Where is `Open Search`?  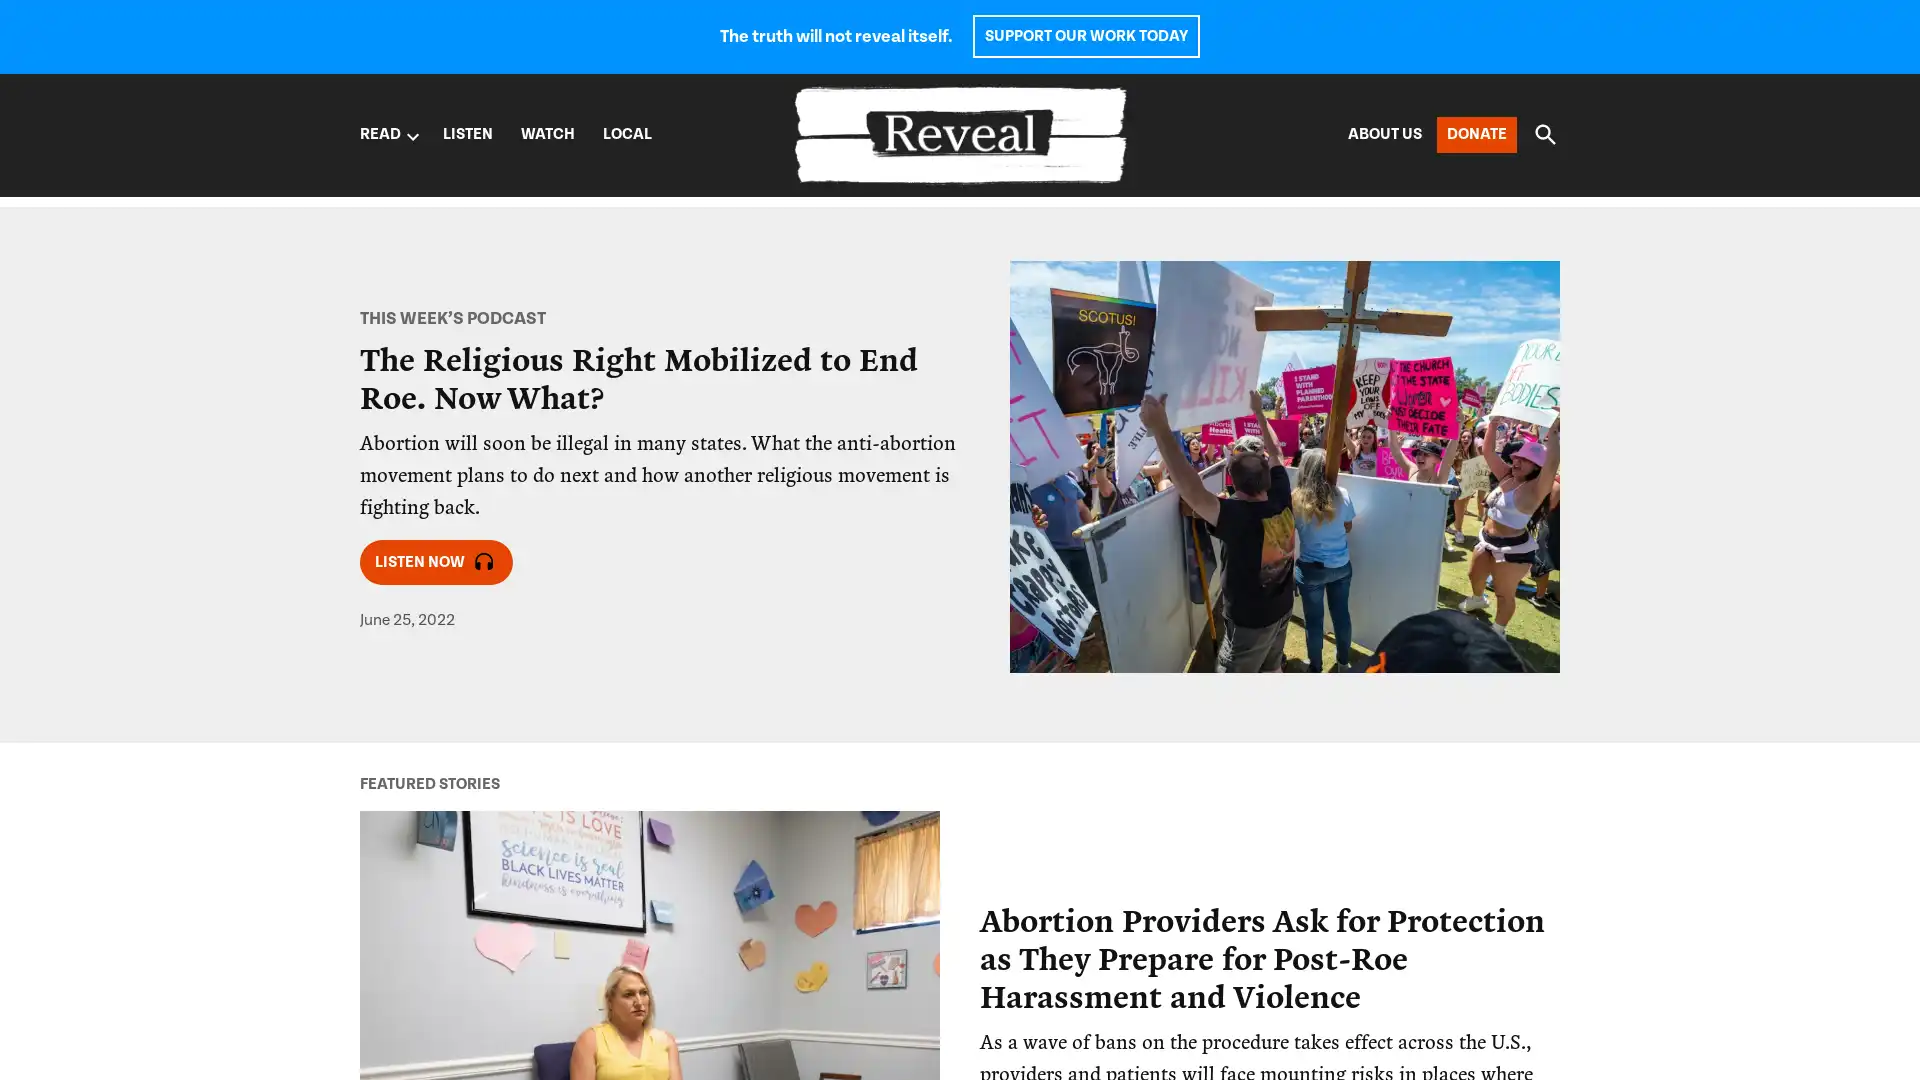 Open Search is located at coordinates (1544, 134).